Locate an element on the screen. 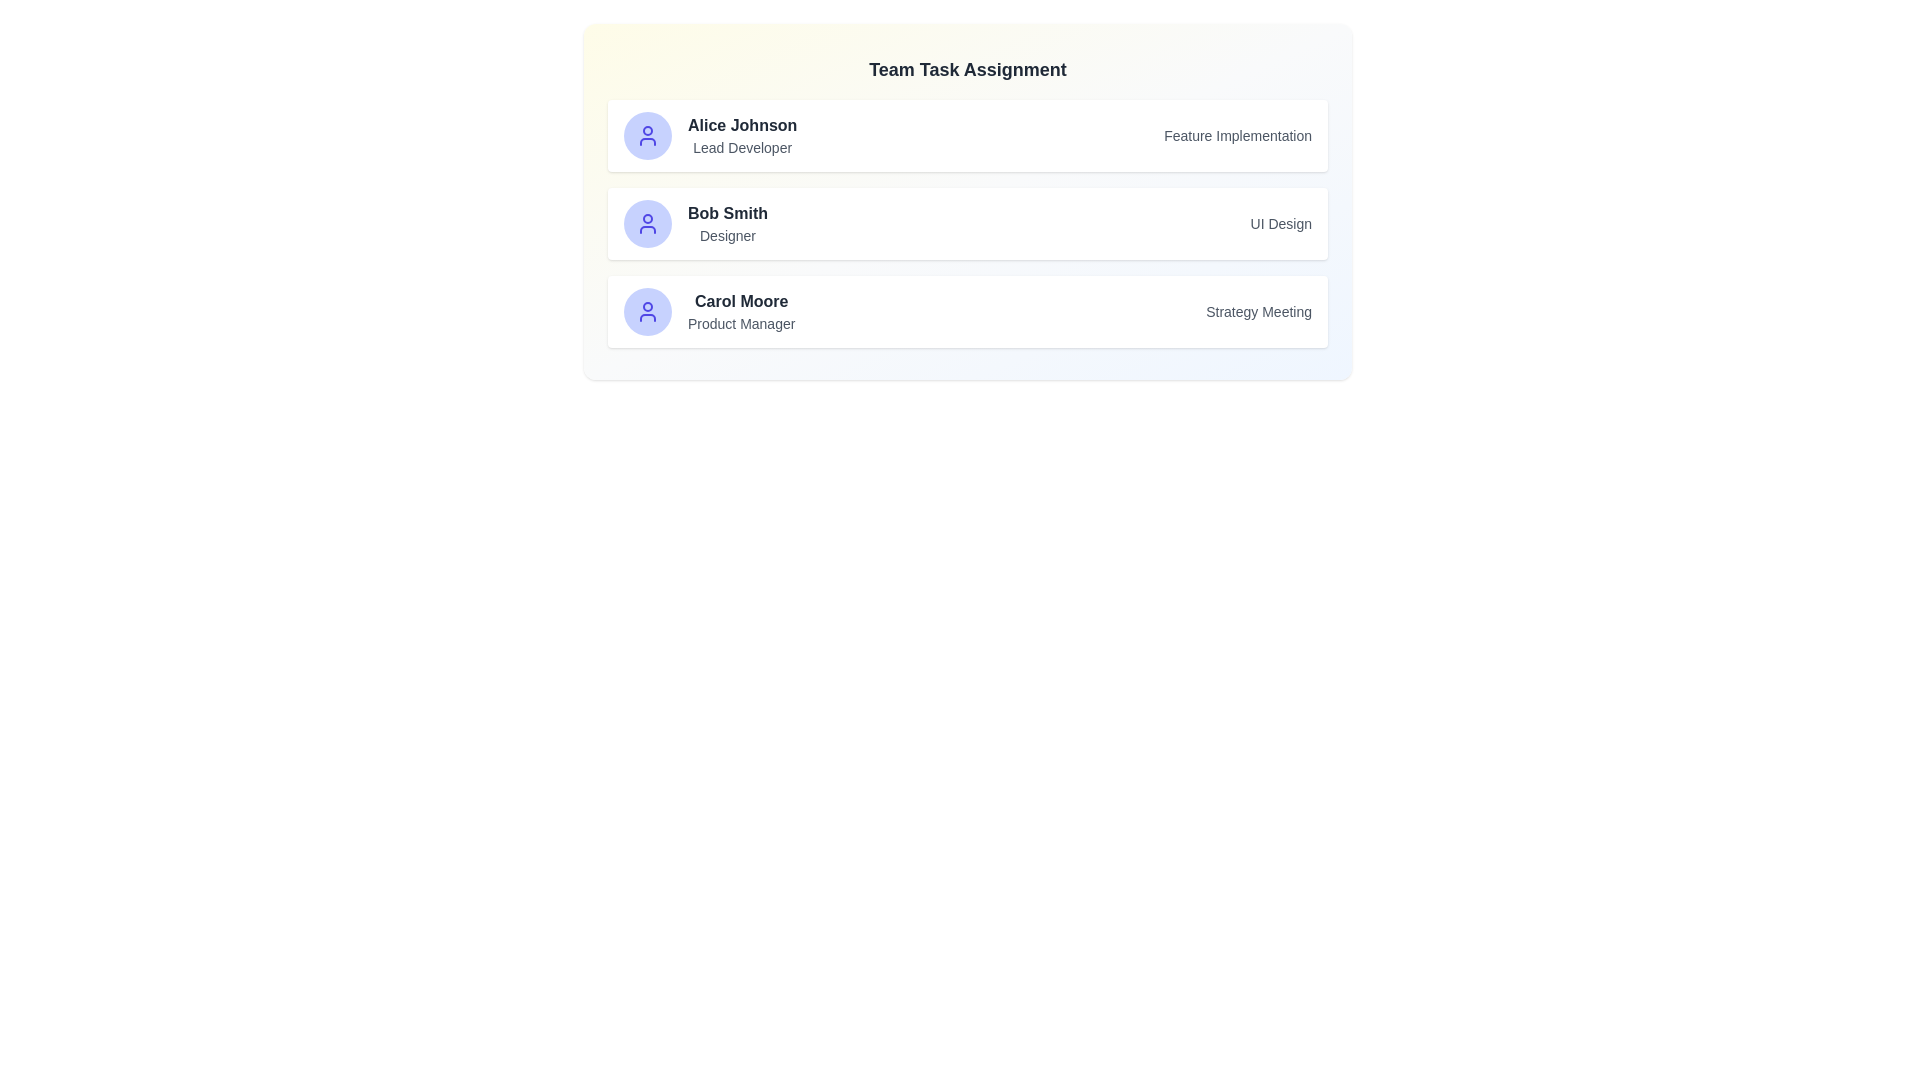 The height and width of the screenshot is (1080, 1920). text of the textual element that identifies a team member, positioned to the right of a circular avatar icon in the third item of a vertical list is located at coordinates (740, 312).